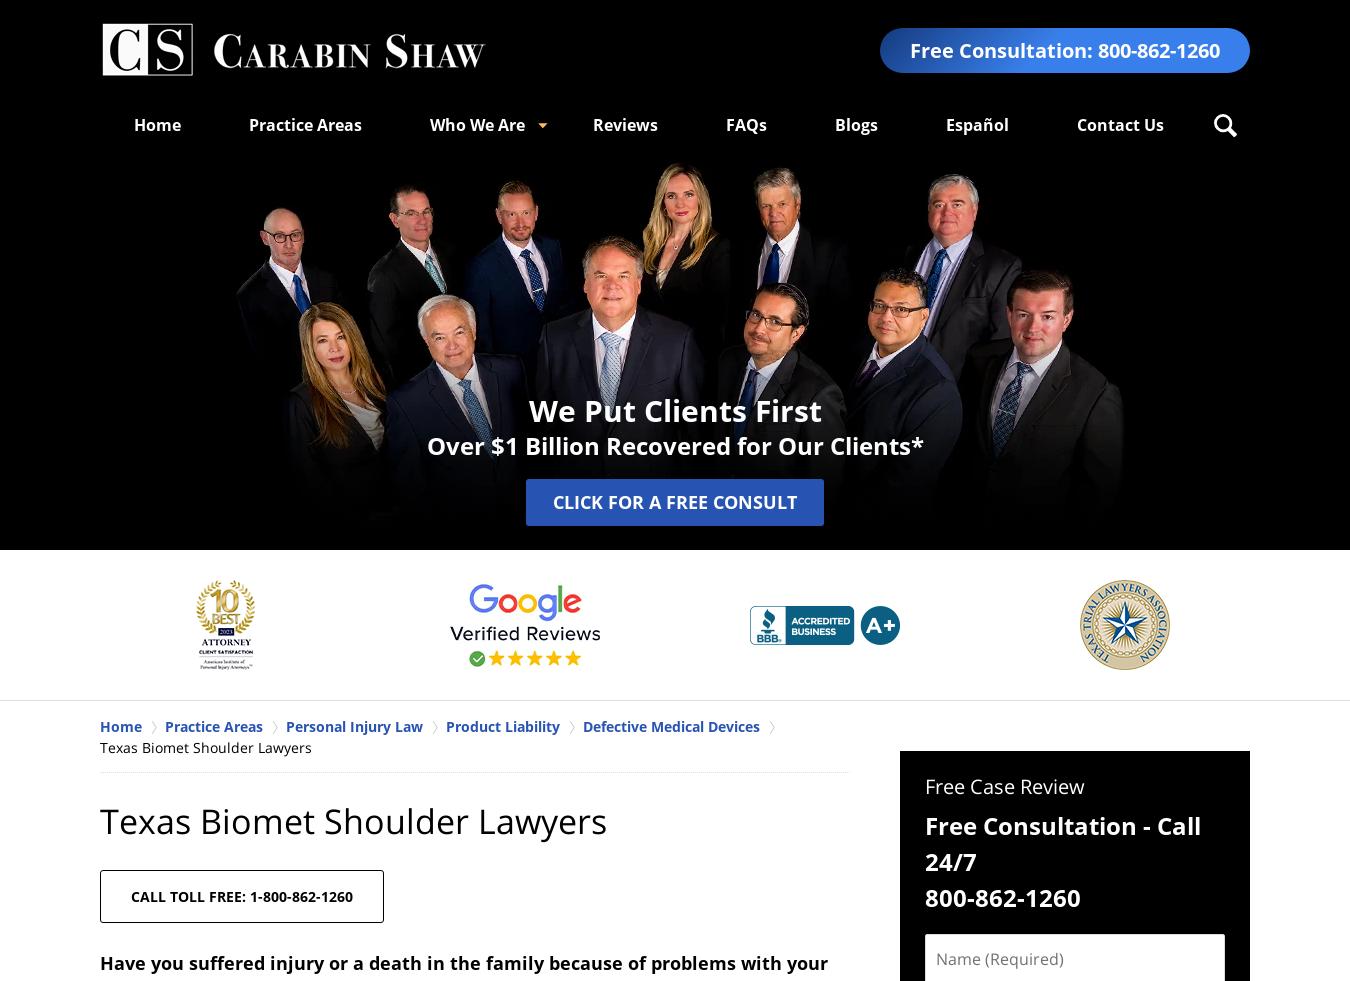  Describe the element at coordinates (745, 123) in the screenshot. I see `'FAQs'` at that location.